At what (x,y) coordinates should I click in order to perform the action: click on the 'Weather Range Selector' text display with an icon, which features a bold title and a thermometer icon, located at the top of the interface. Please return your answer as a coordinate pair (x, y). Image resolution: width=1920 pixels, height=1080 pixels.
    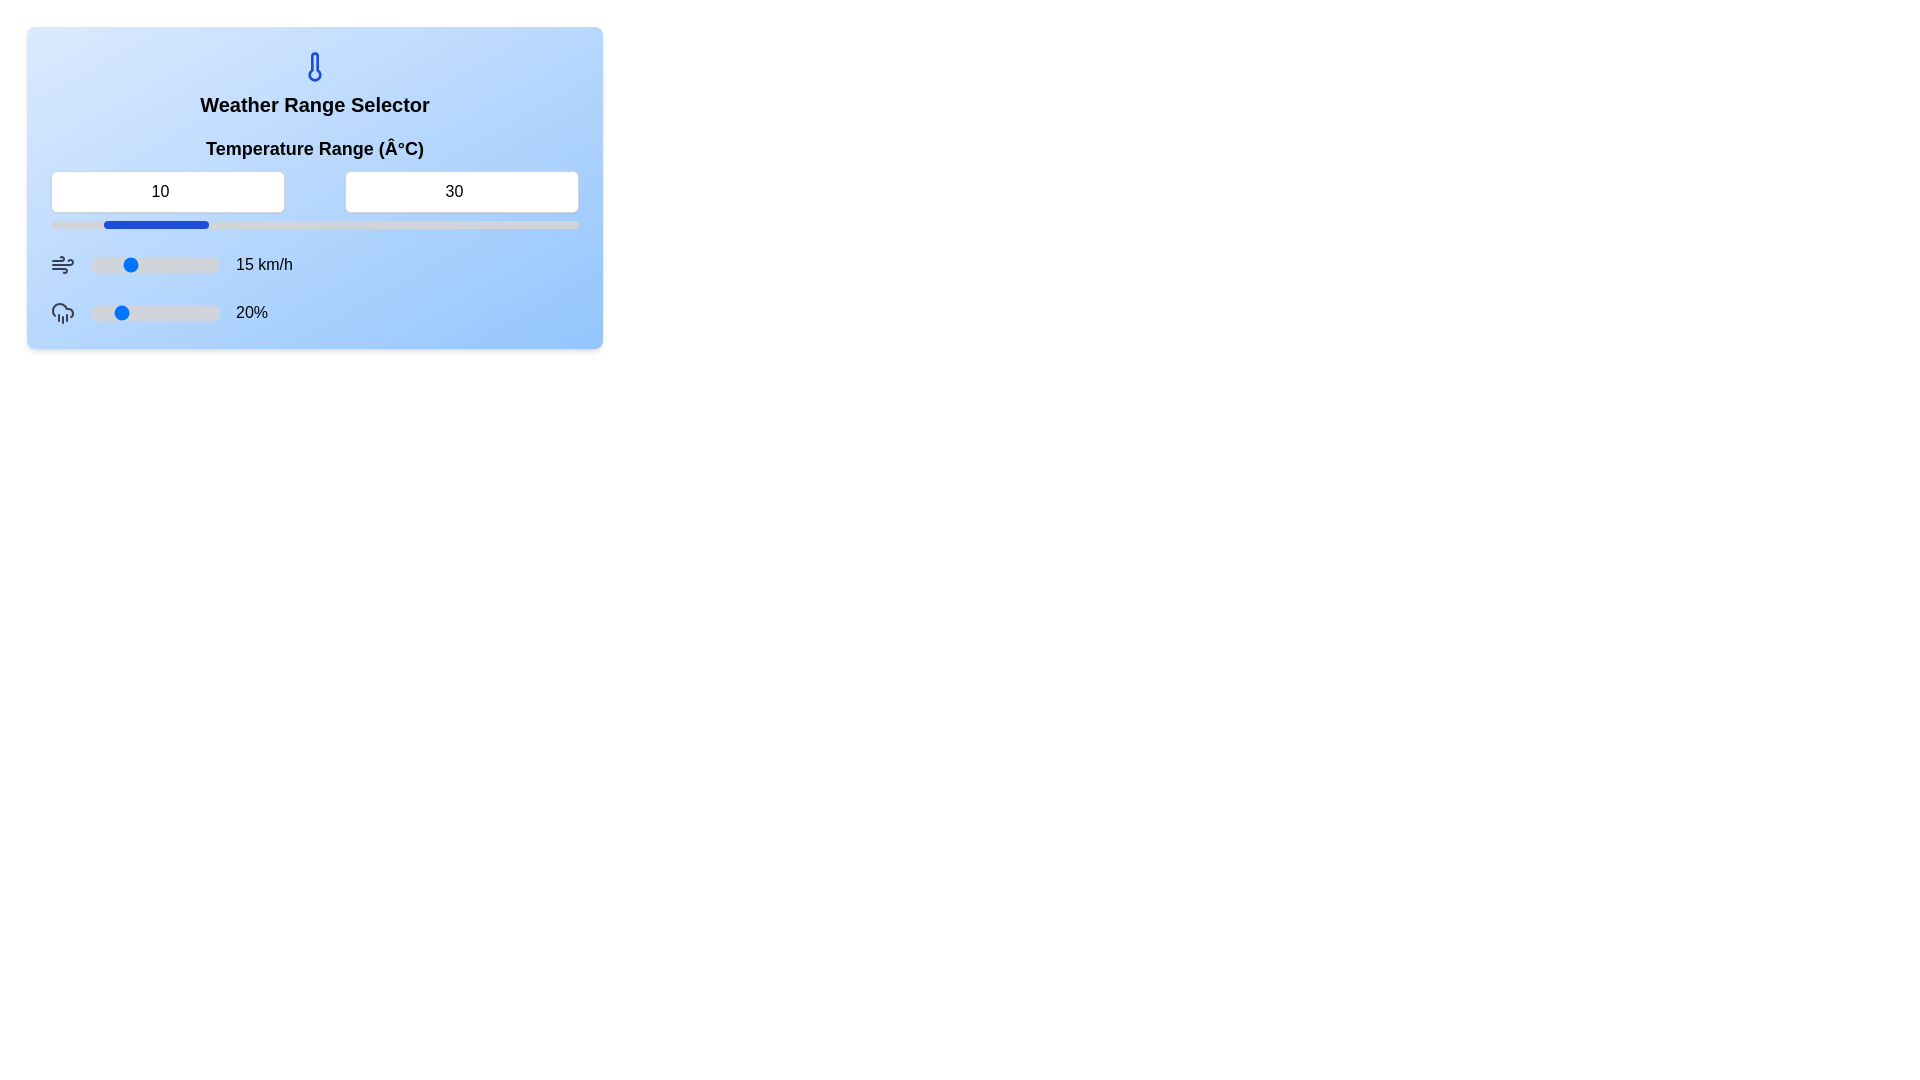
    Looking at the image, I should click on (314, 83).